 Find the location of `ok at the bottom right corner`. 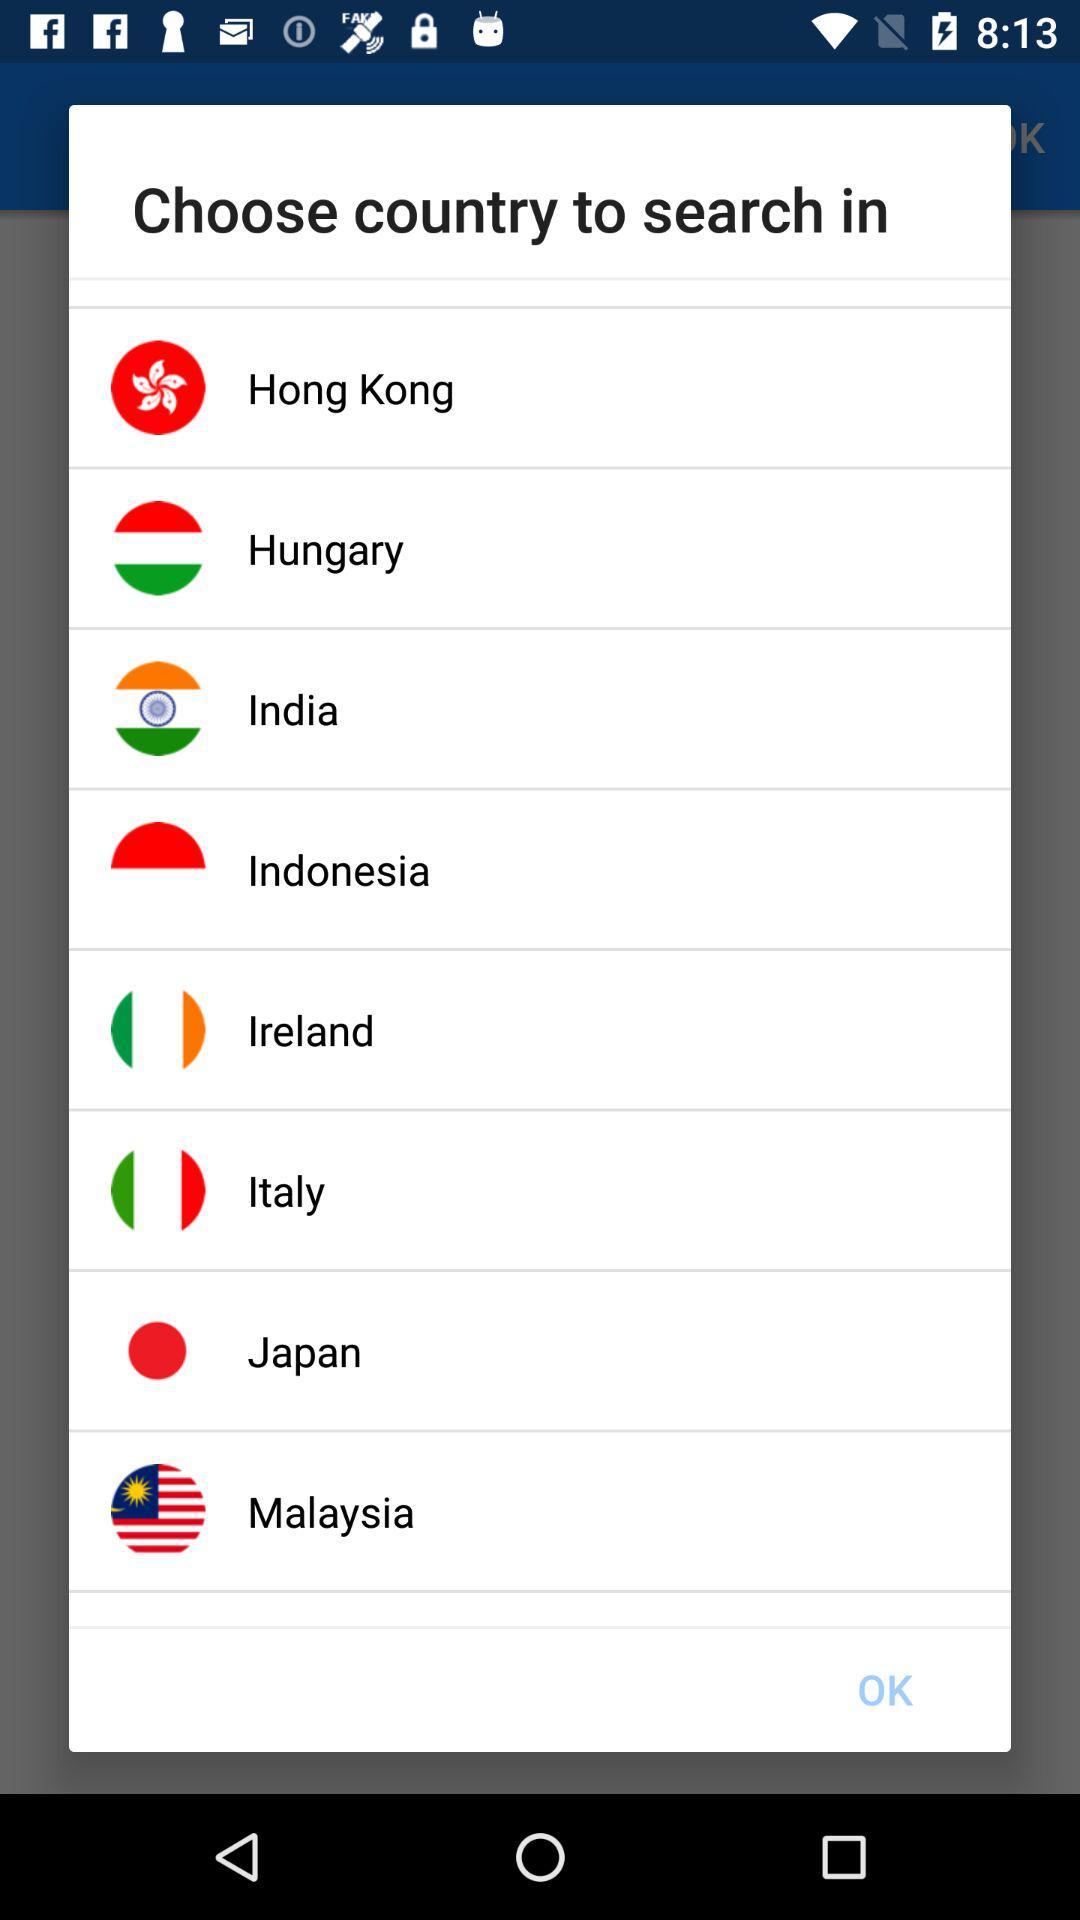

ok at the bottom right corner is located at coordinates (883, 1688).